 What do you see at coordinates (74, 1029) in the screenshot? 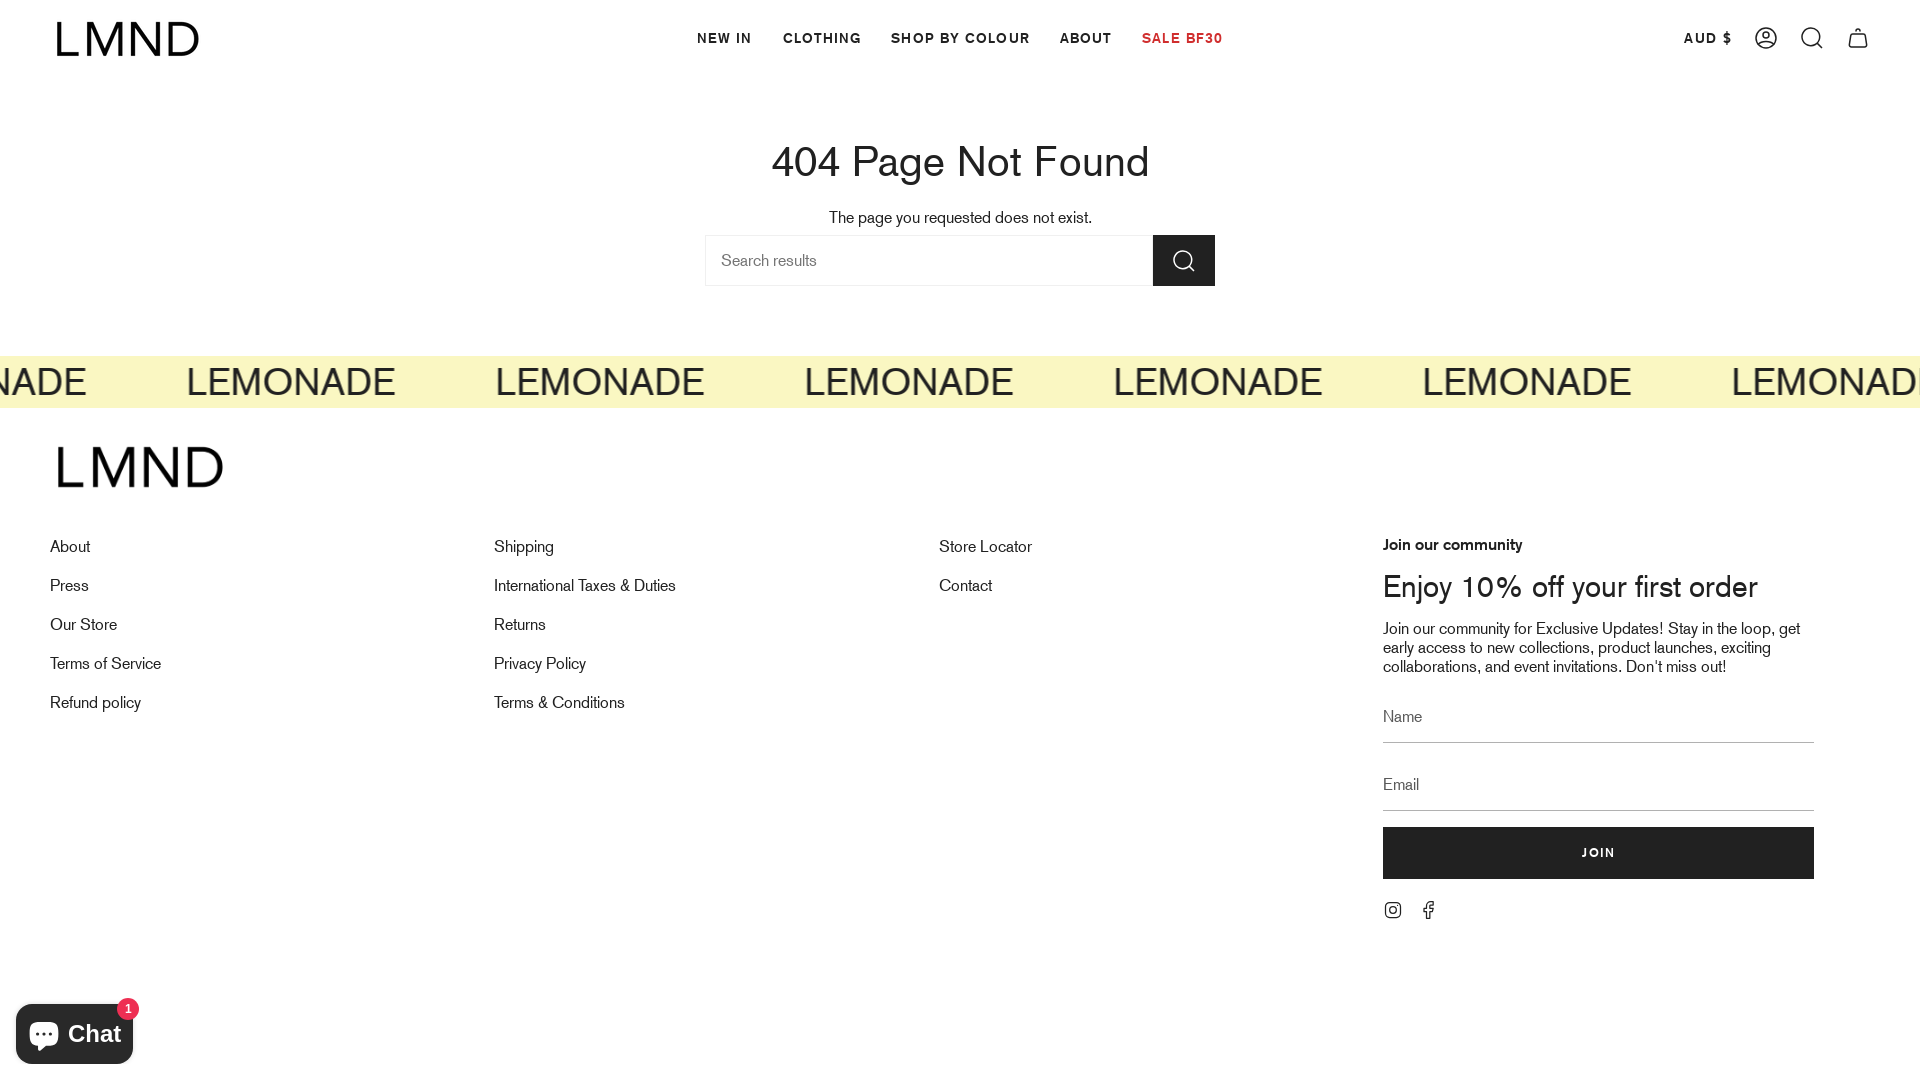
I see `'Shopify online store chat'` at bounding box center [74, 1029].